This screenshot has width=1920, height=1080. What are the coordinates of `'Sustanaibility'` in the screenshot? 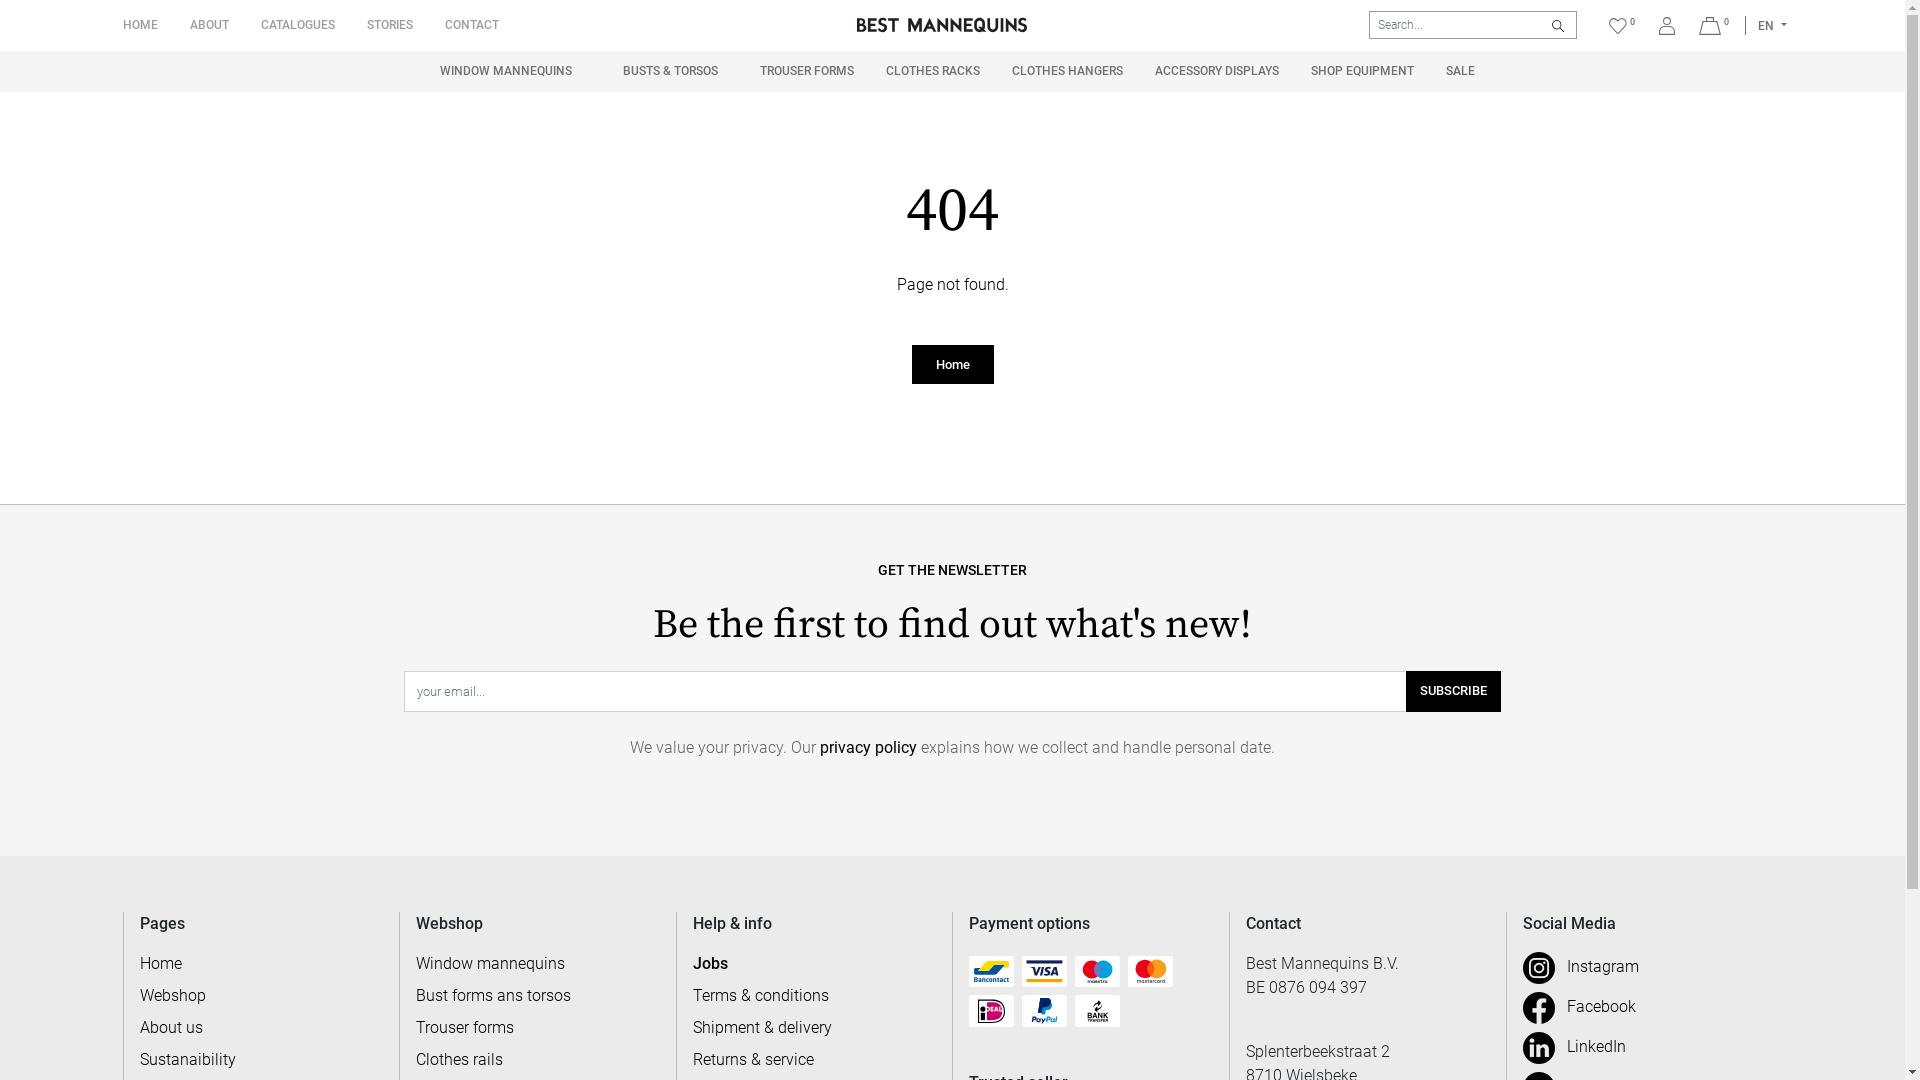 It's located at (187, 1058).